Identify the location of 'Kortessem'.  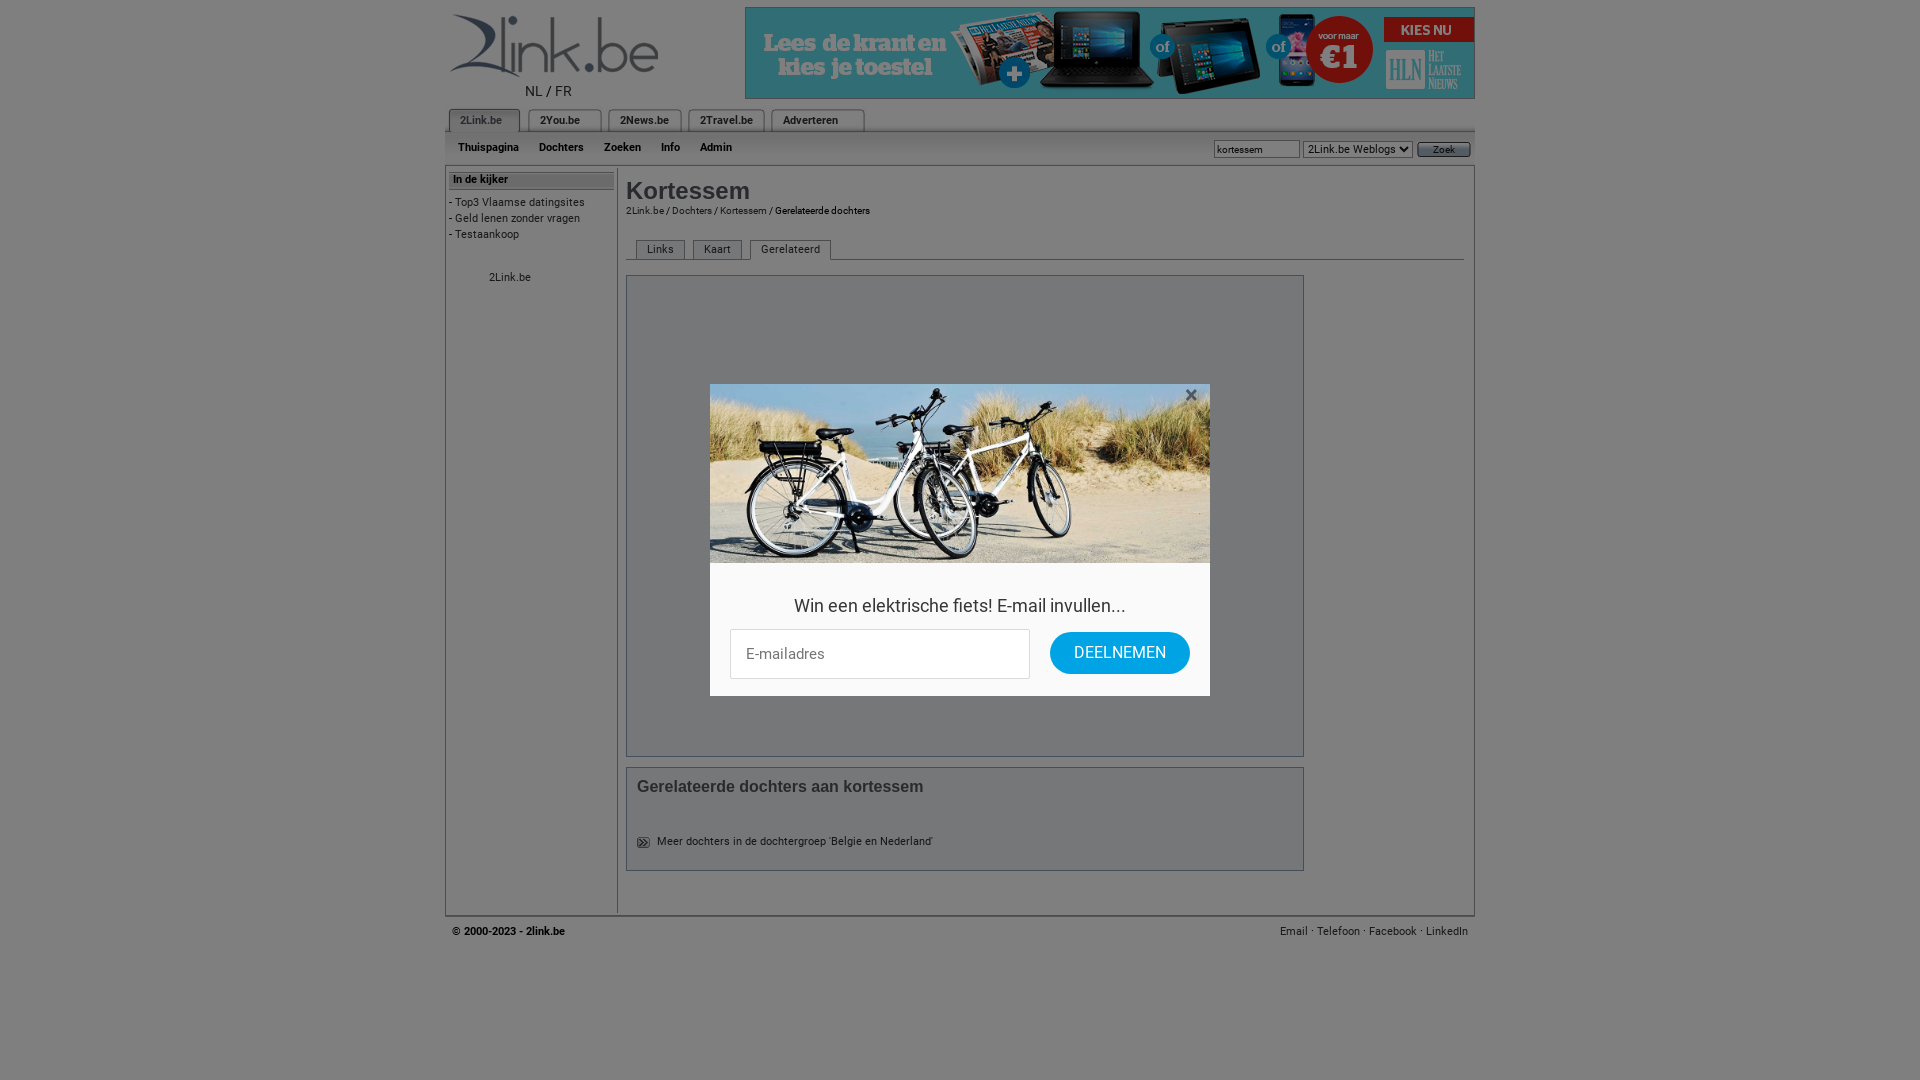
(742, 210).